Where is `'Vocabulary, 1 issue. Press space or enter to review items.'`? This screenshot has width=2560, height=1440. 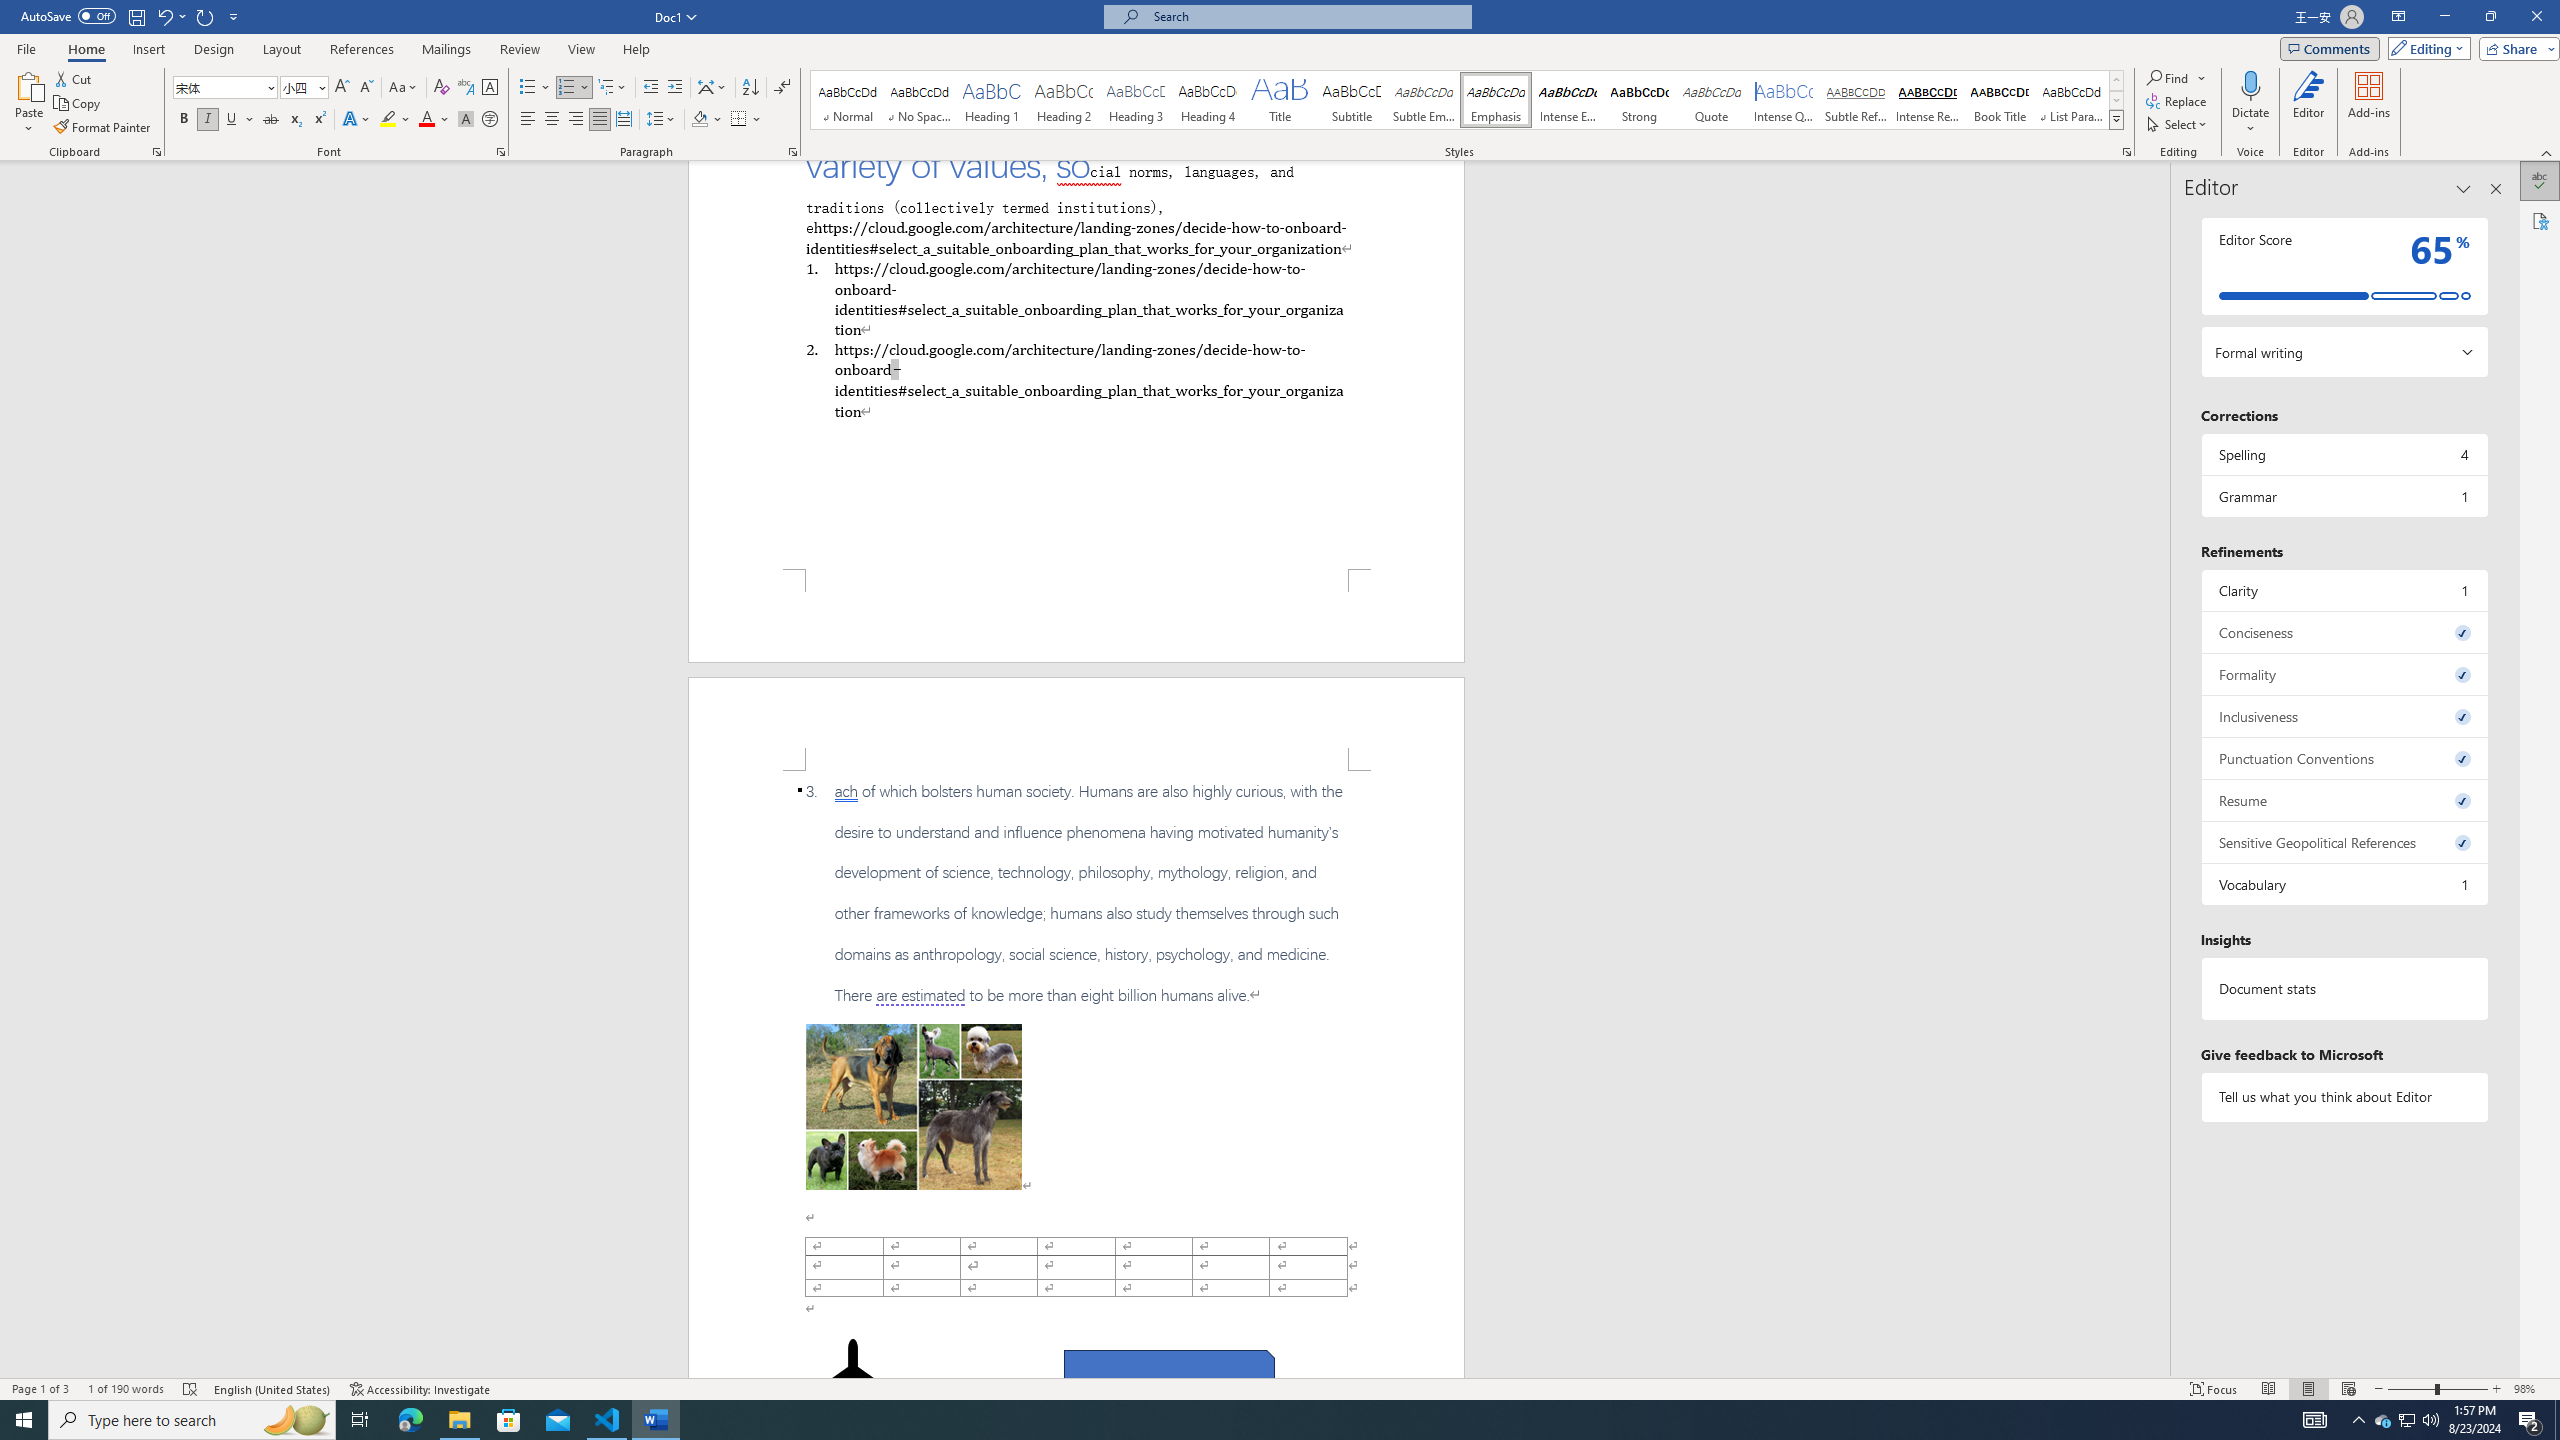
'Vocabulary, 1 issue. Press space or enter to review items.' is located at coordinates (2343, 884).